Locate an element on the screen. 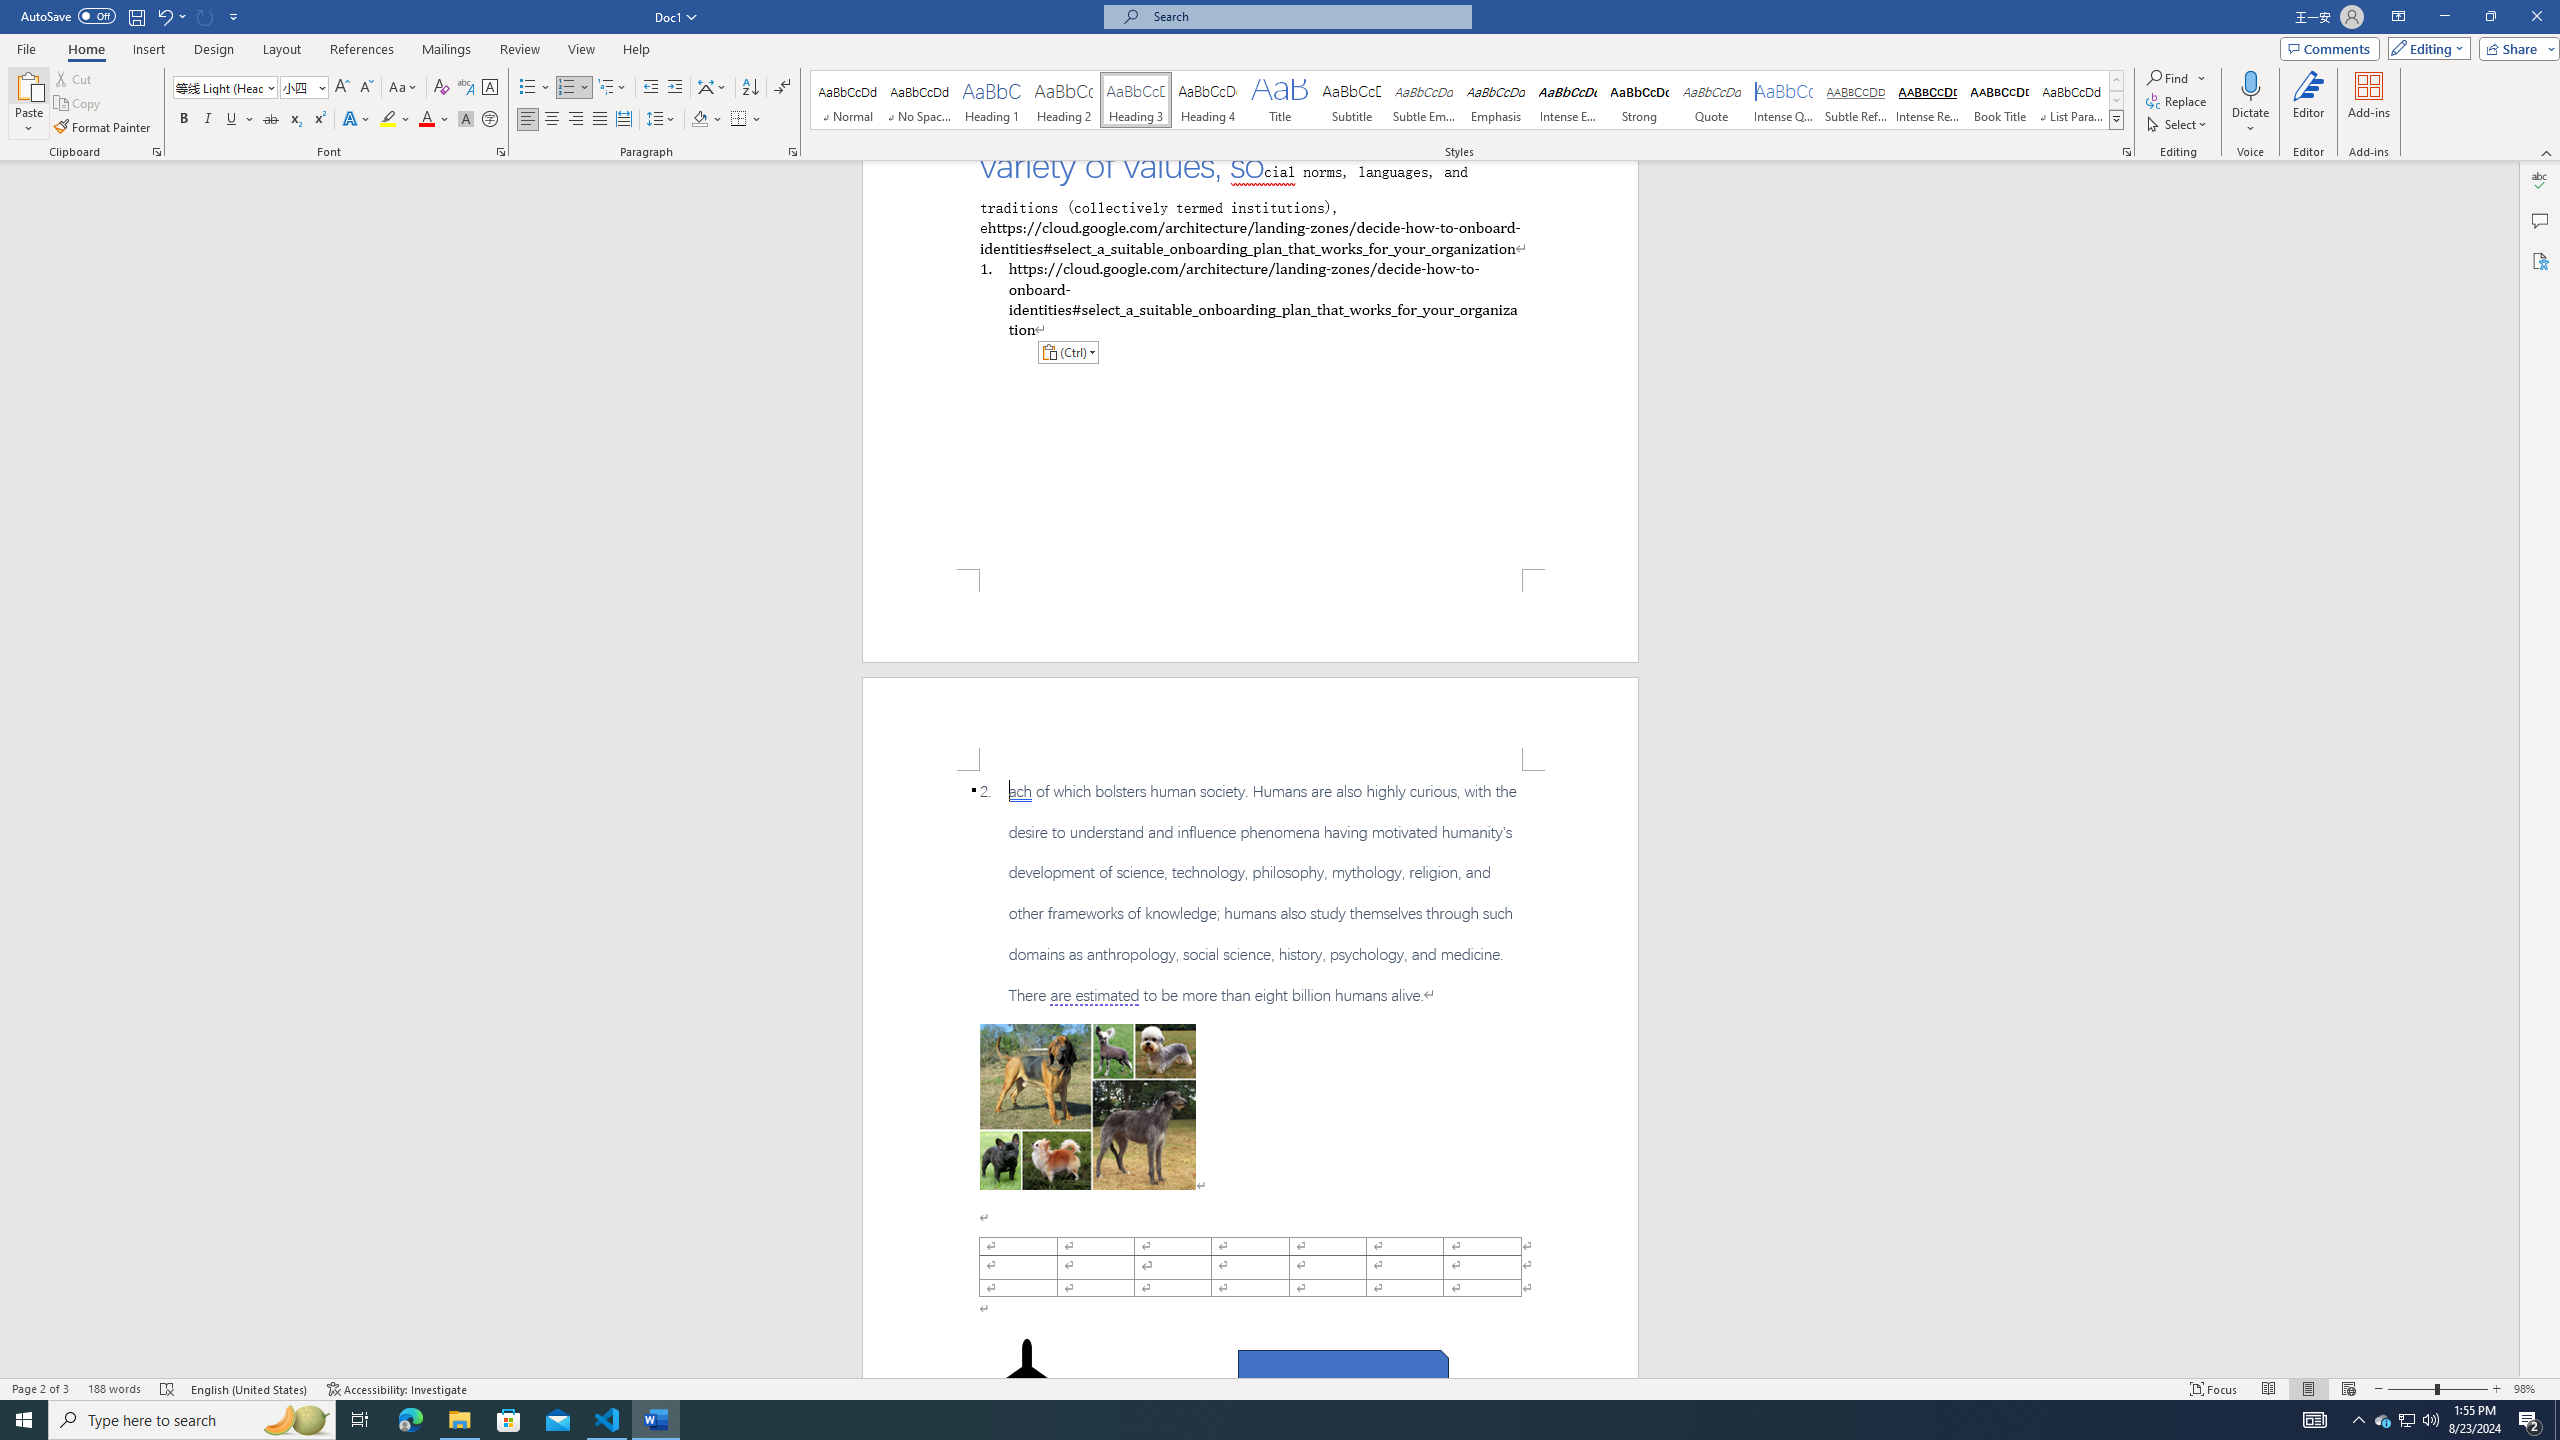  'Quote' is located at coordinates (1712, 99).